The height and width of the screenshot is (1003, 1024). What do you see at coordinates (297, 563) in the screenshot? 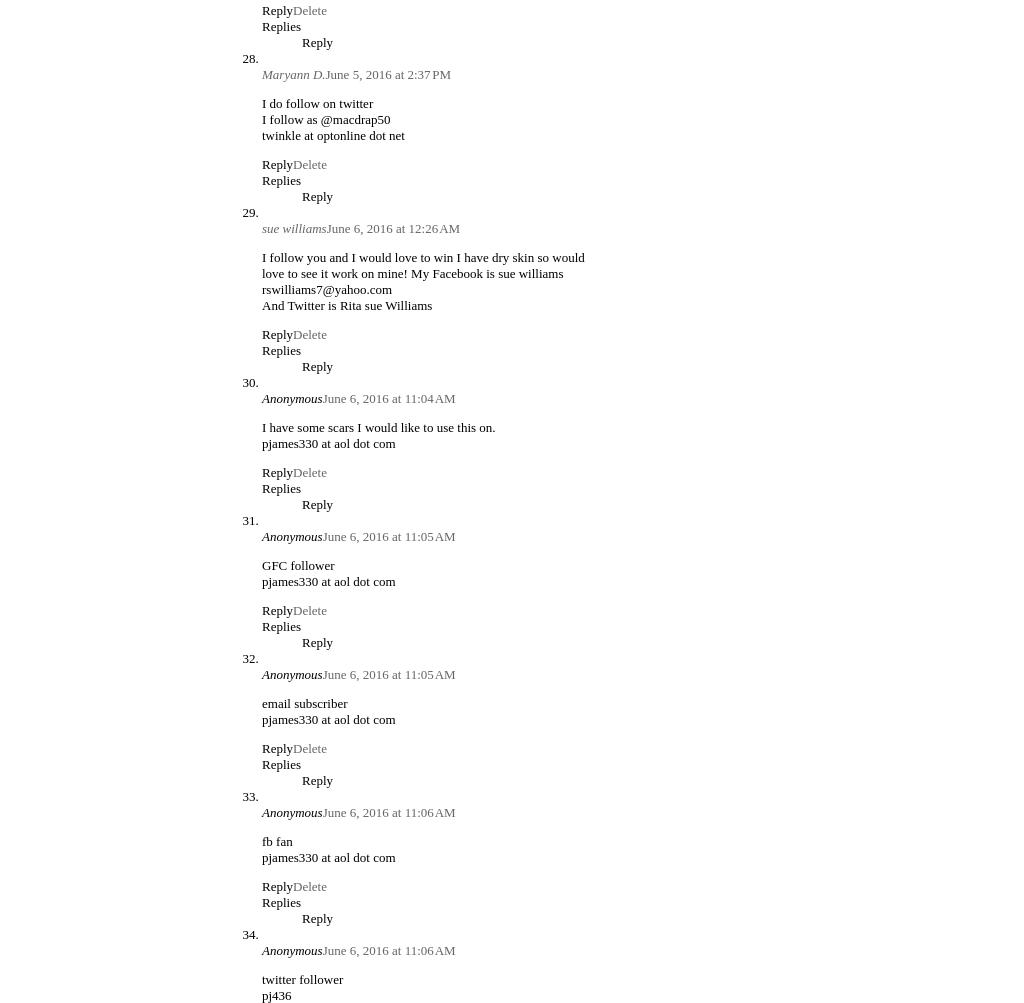
I see `'GFC follower'` at bounding box center [297, 563].